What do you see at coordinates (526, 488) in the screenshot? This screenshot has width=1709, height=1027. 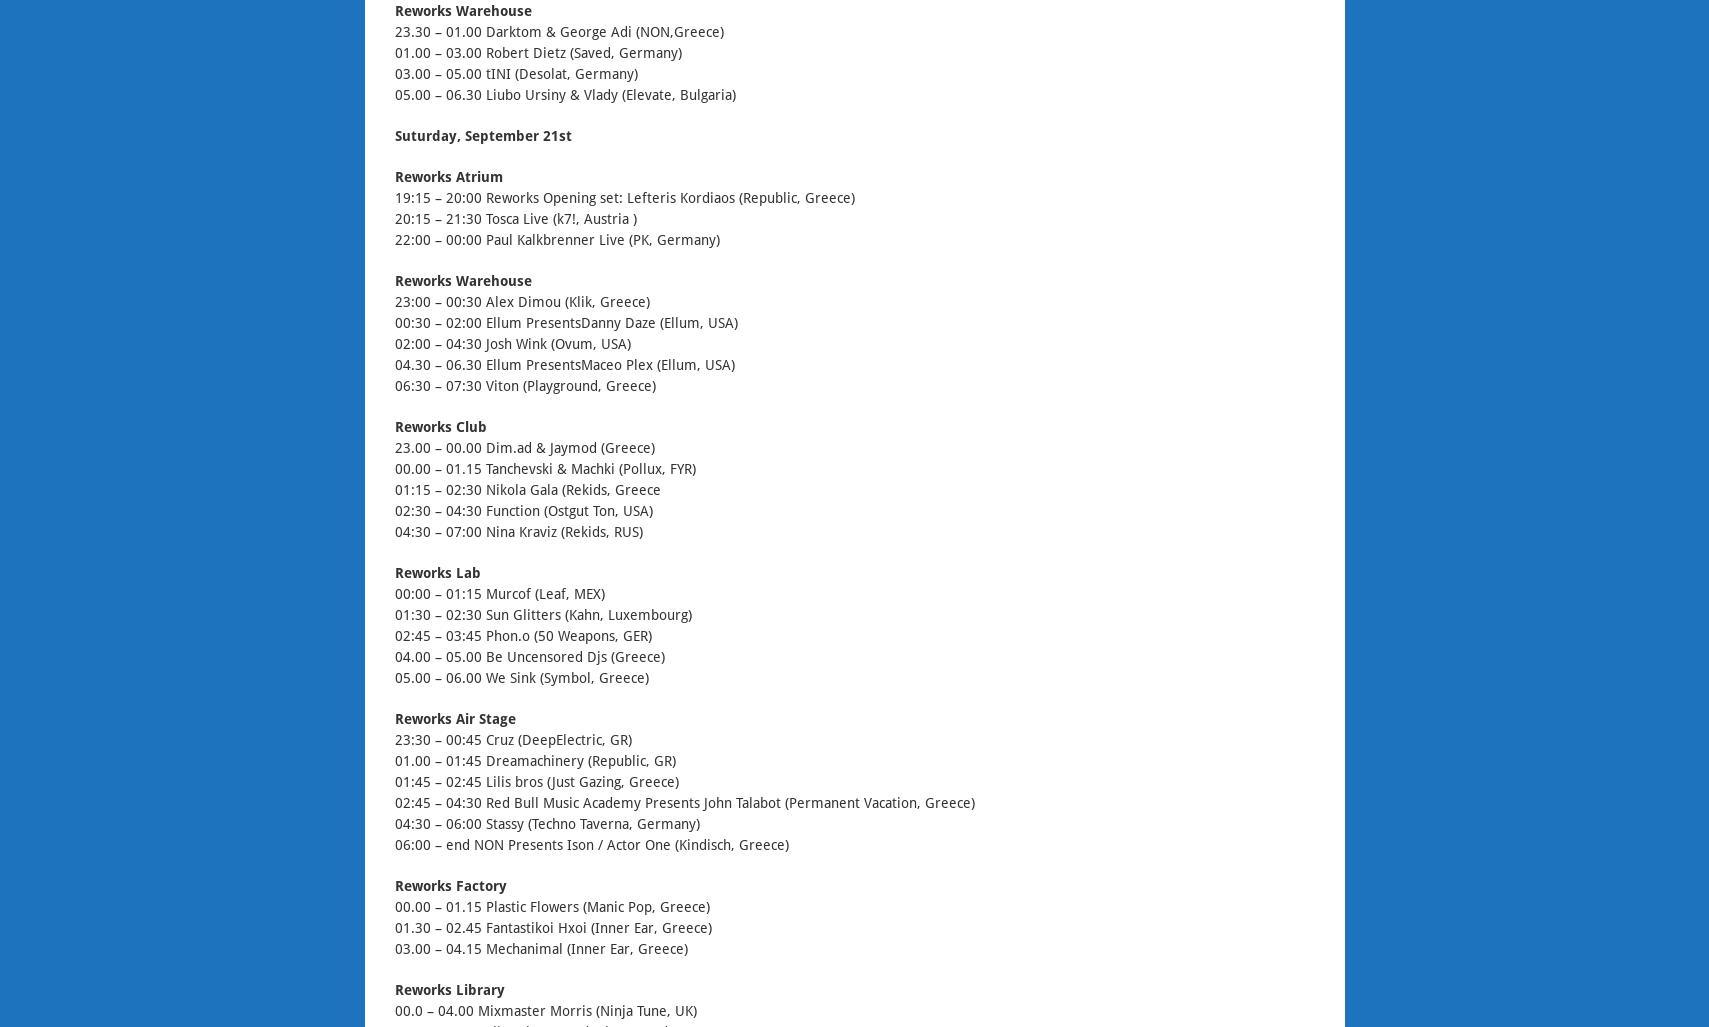 I see `'01:15 – 02:30 Nikola Gala (Rekids, Greece'` at bounding box center [526, 488].